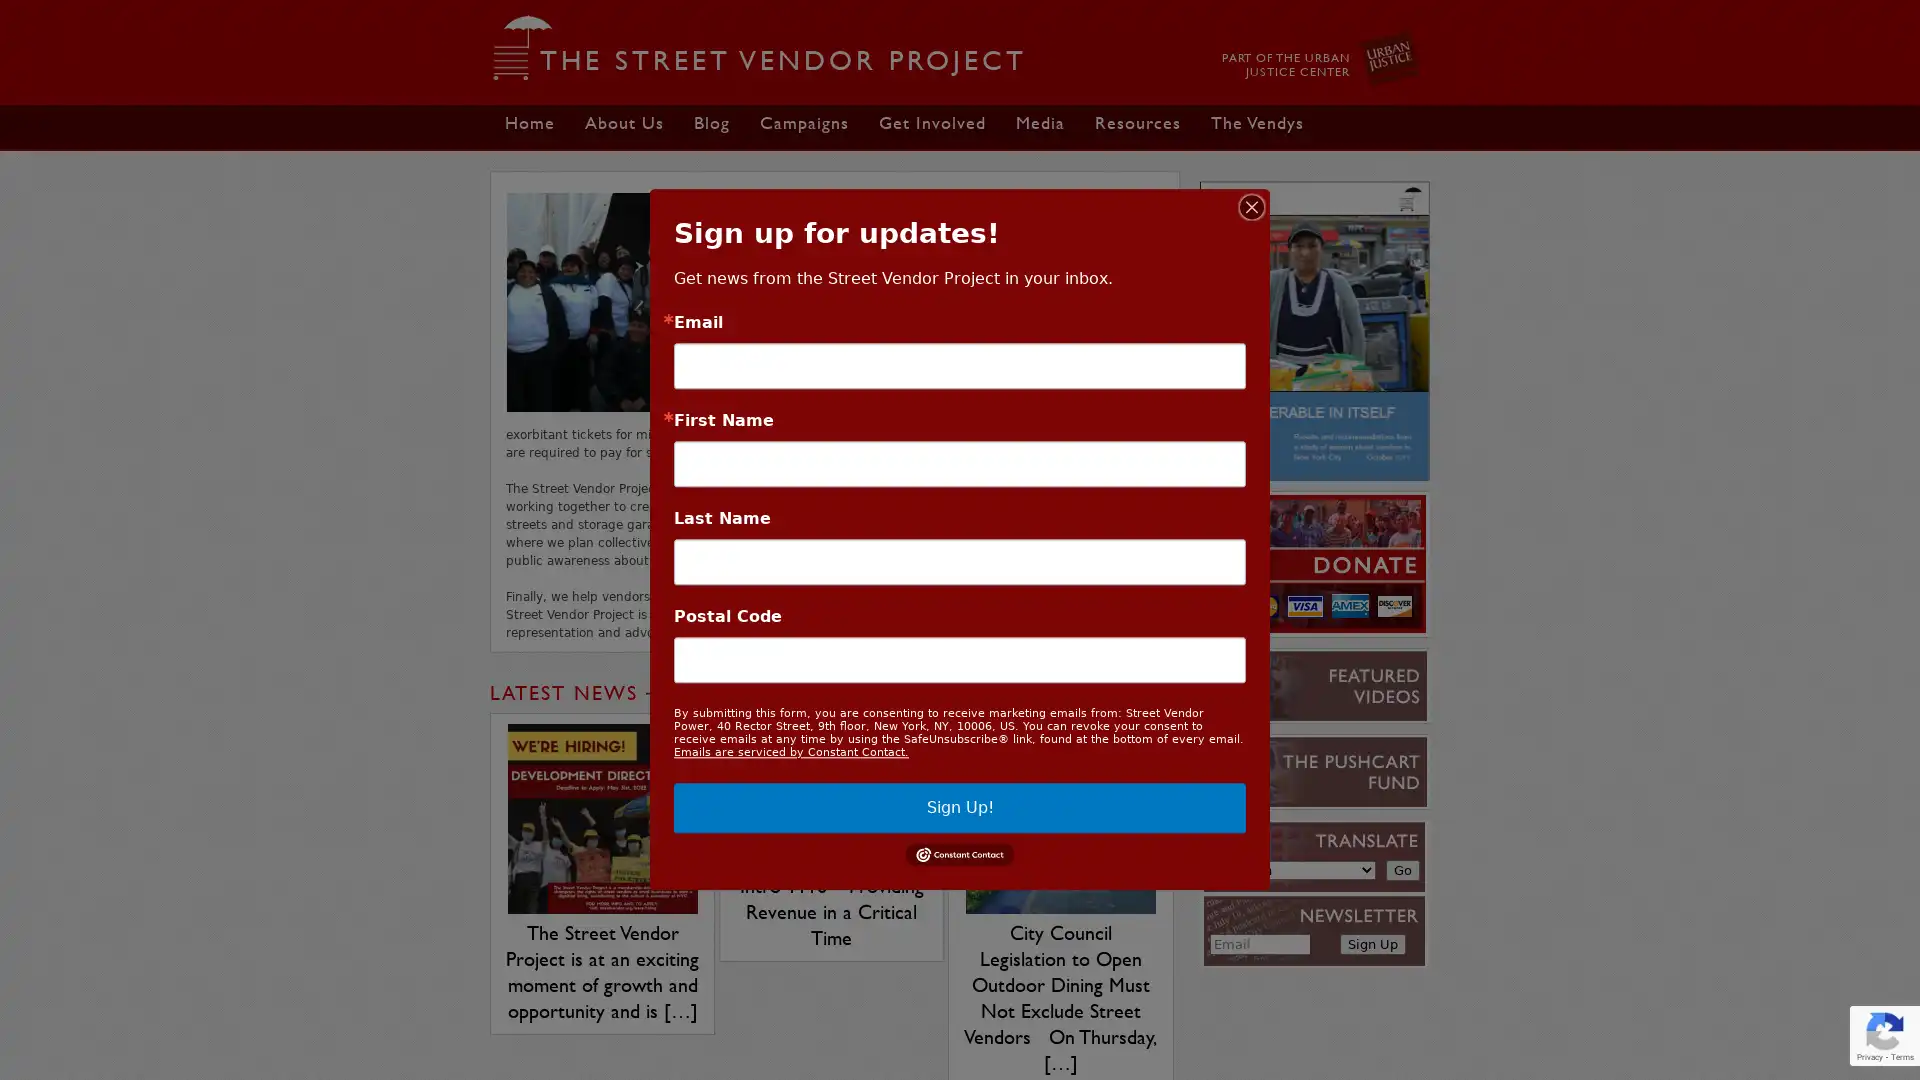 Image resolution: width=1920 pixels, height=1080 pixels. What do you see at coordinates (1401, 869) in the screenshot?
I see `Go` at bounding box center [1401, 869].